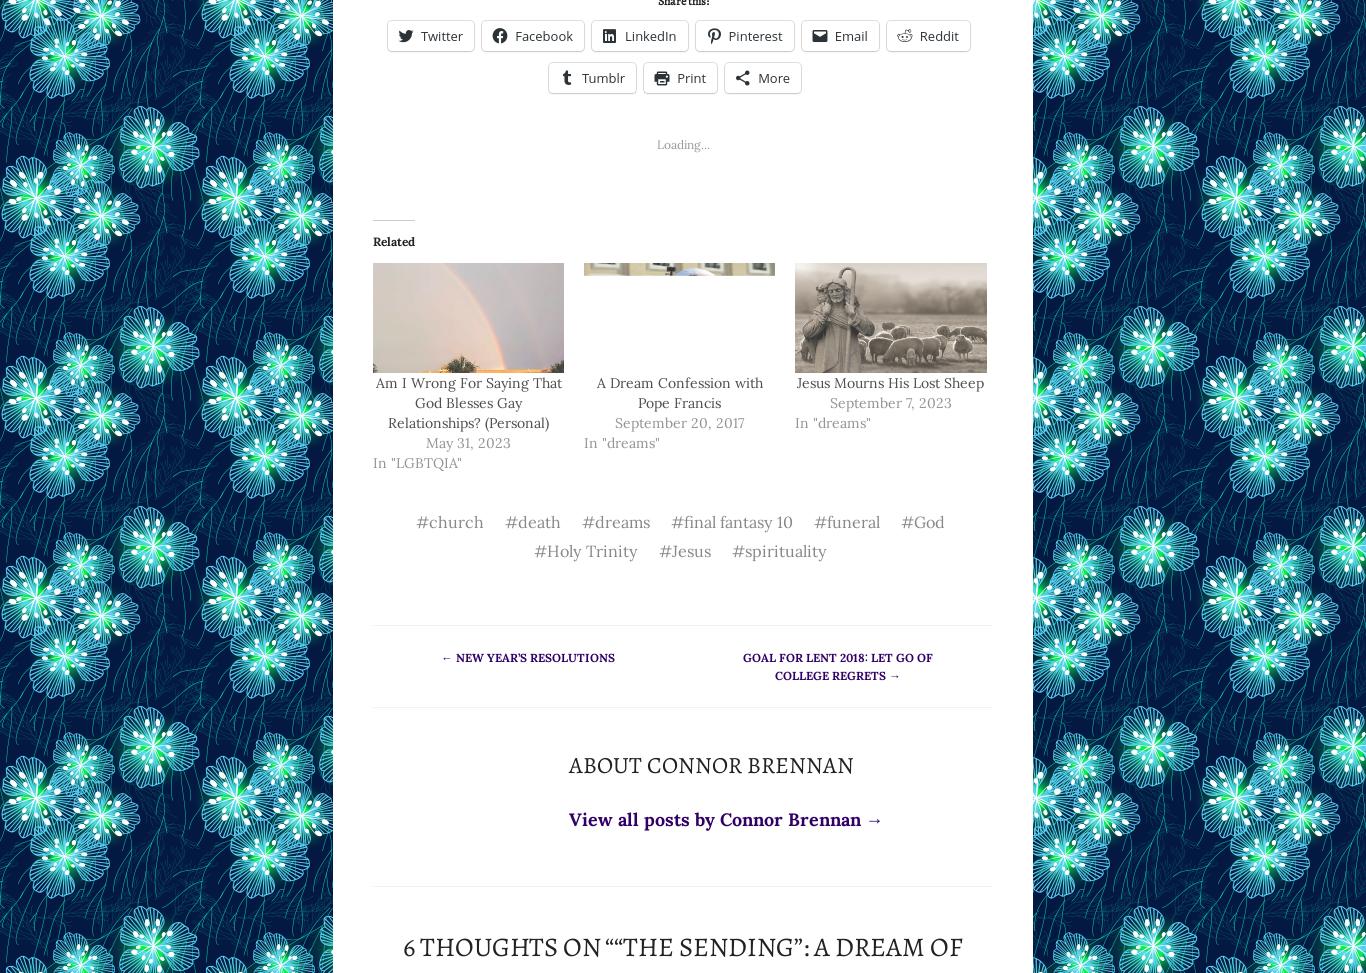  I want to click on 'Print', so click(691, 75).